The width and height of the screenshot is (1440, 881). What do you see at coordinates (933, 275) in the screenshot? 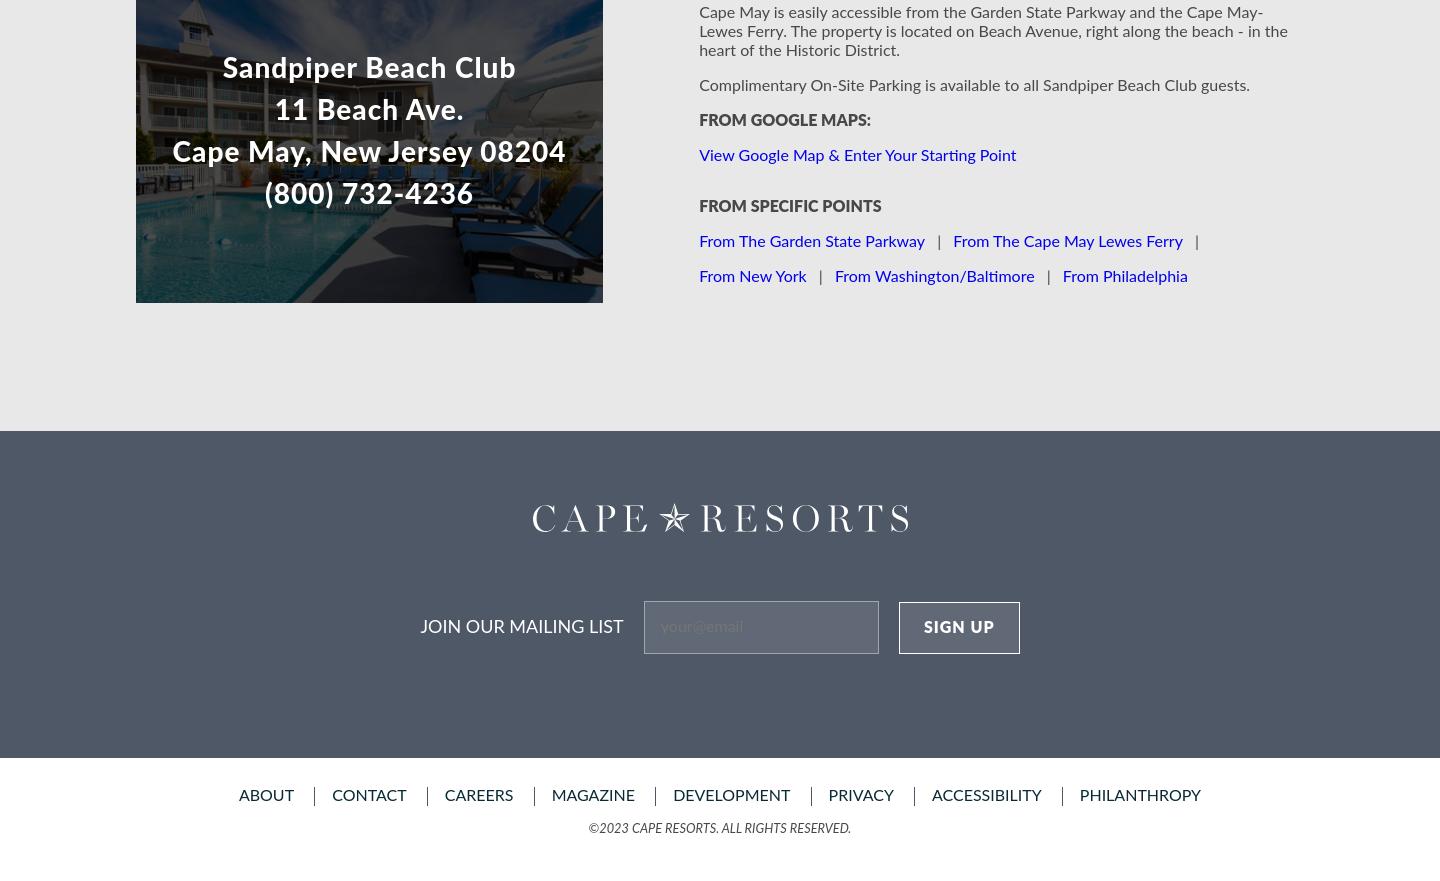
I see `'From Washington/Baltimore'` at bounding box center [933, 275].